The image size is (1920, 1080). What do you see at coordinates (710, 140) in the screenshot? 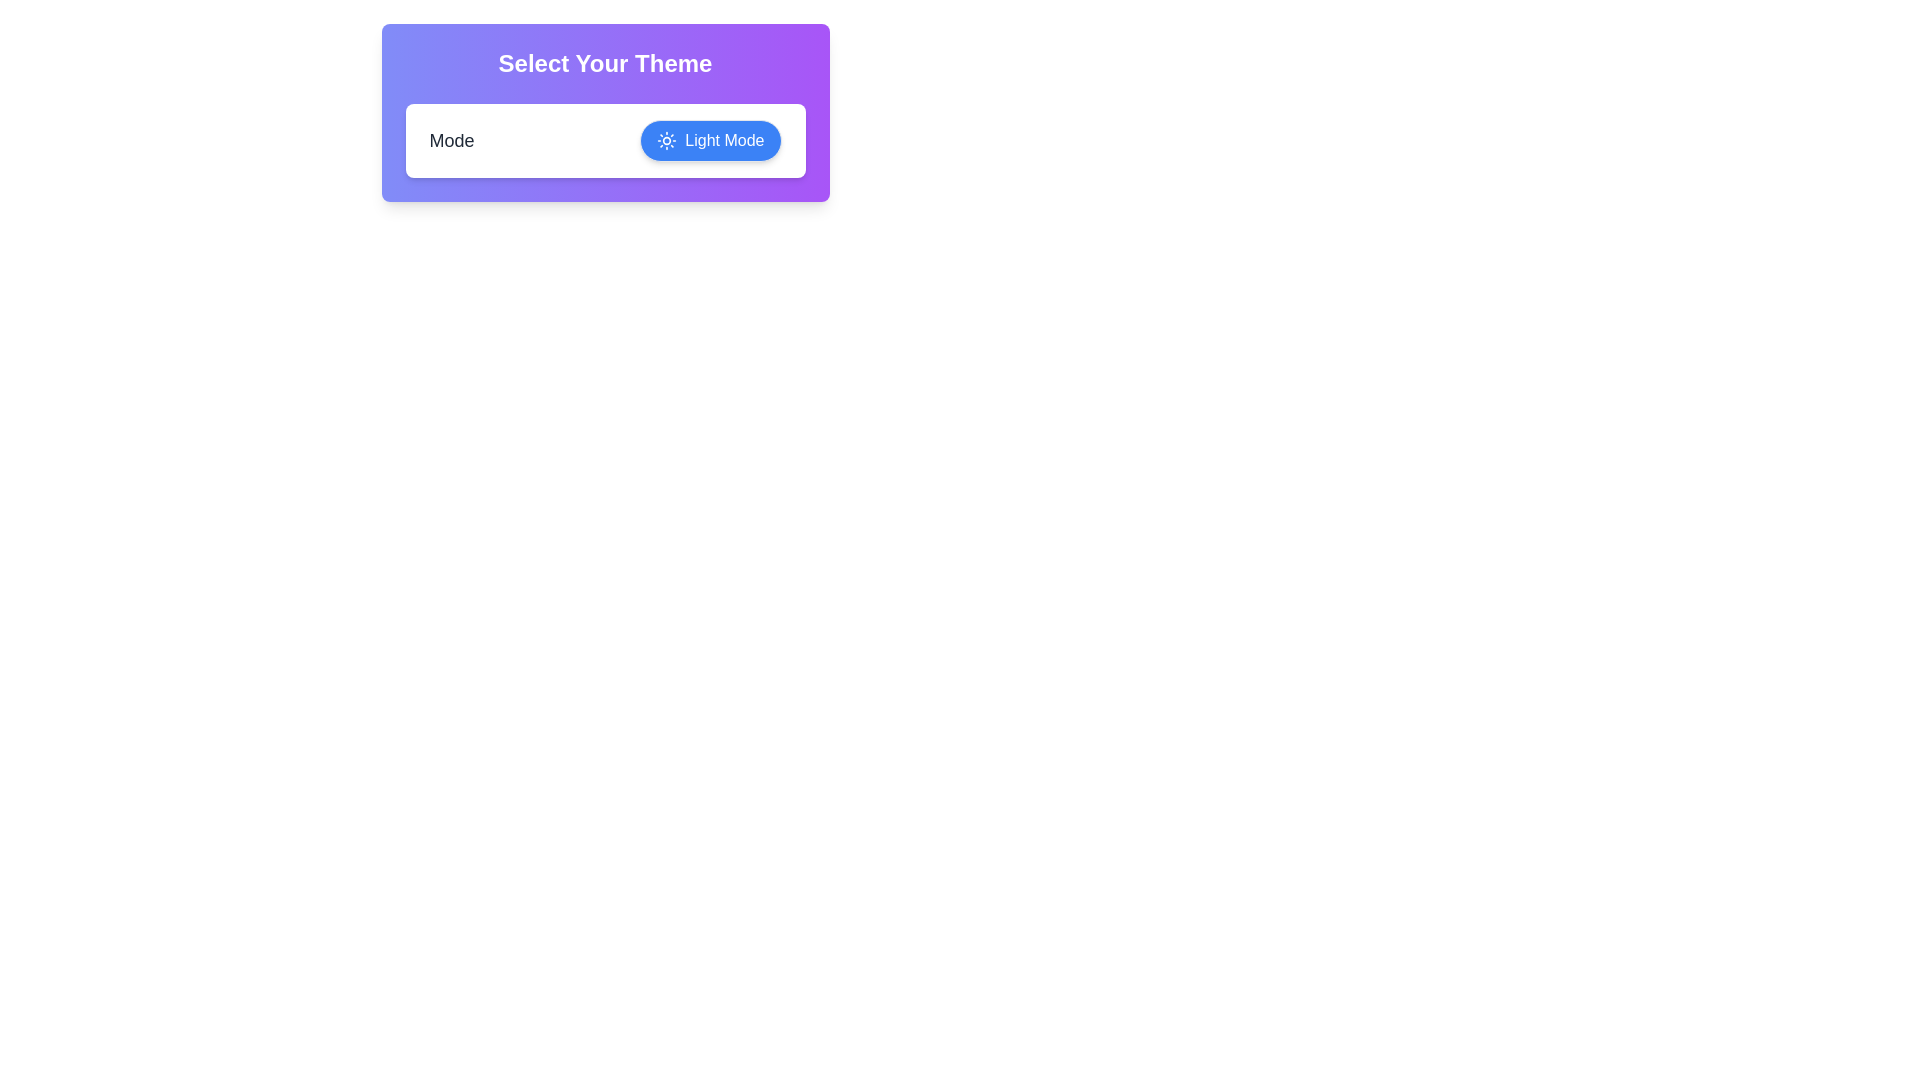
I see `the theme toggle button to change the theme` at bounding box center [710, 140].